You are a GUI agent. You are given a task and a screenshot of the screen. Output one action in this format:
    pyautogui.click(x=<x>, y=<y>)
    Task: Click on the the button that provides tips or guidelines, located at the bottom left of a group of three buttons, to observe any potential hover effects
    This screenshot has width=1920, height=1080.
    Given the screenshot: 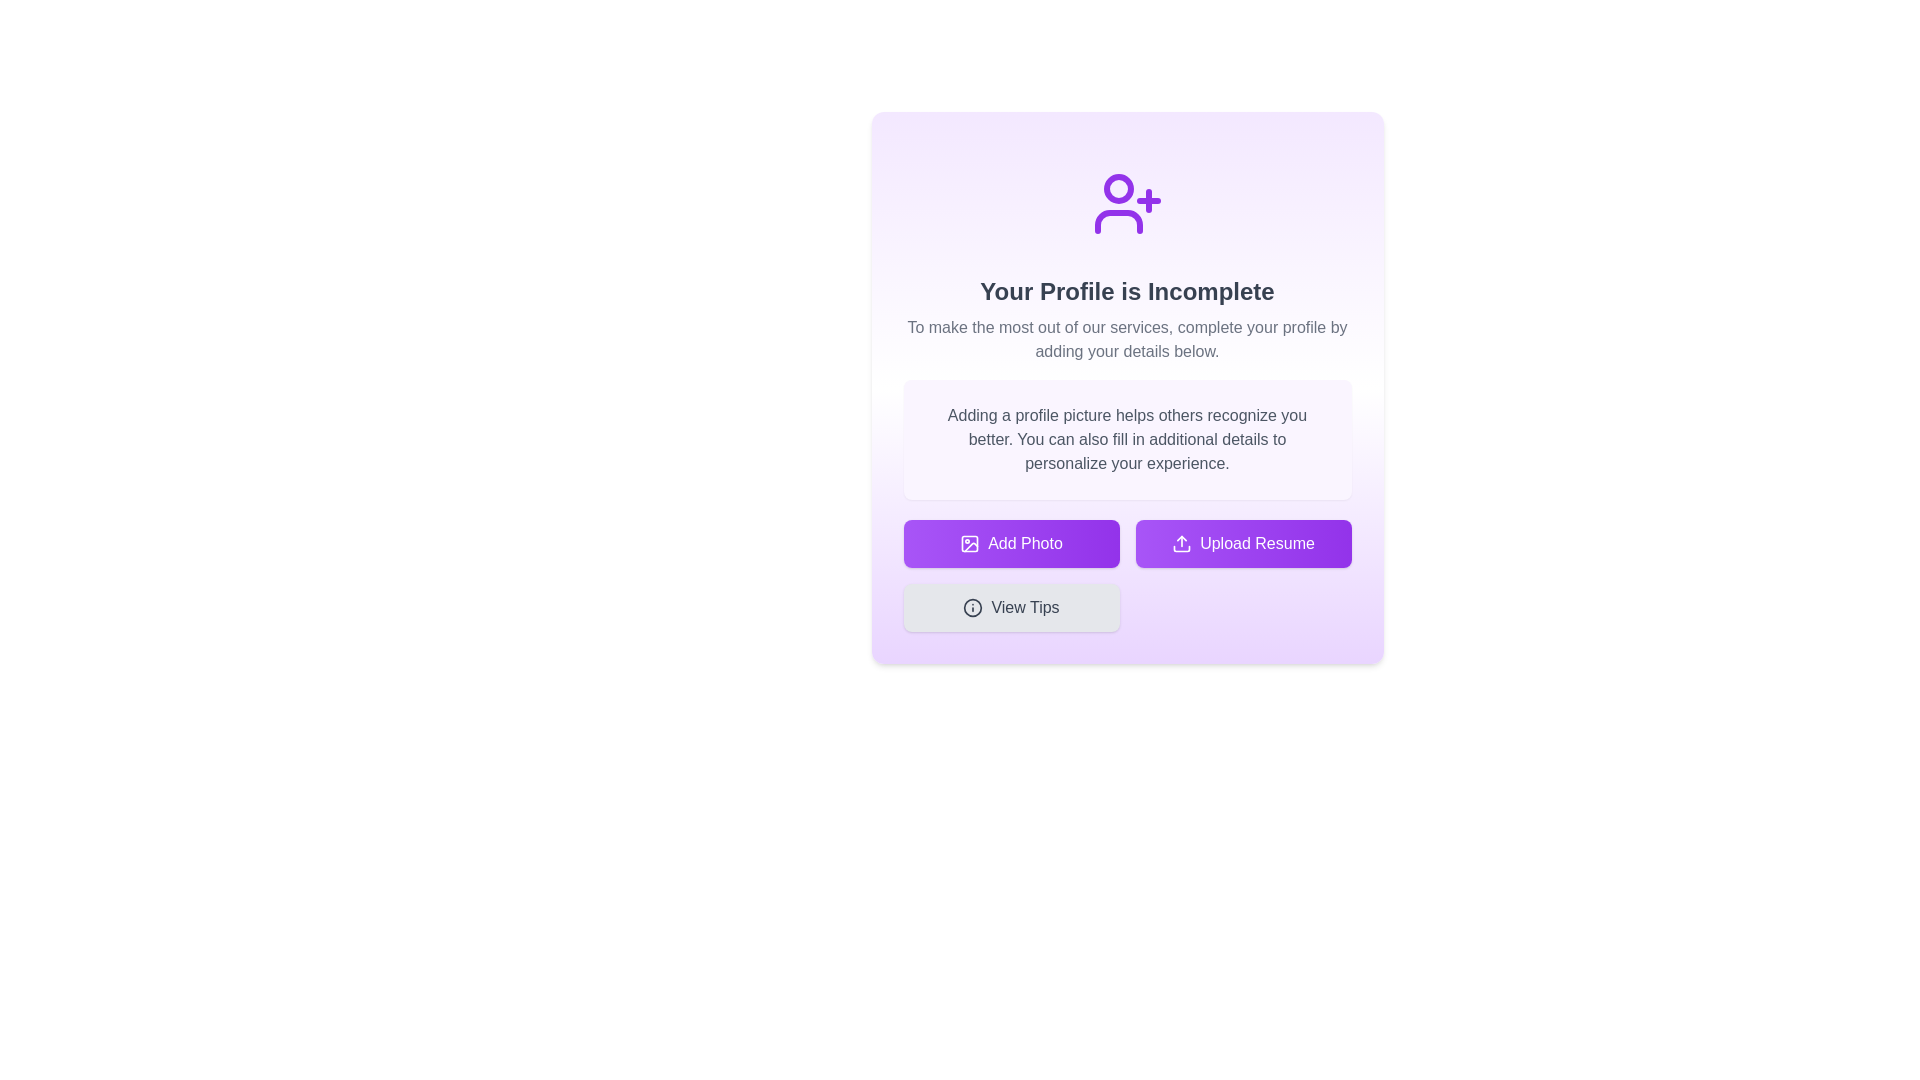 What is the action you would take?
    pyautogui.click(x=1011, y=607)
    